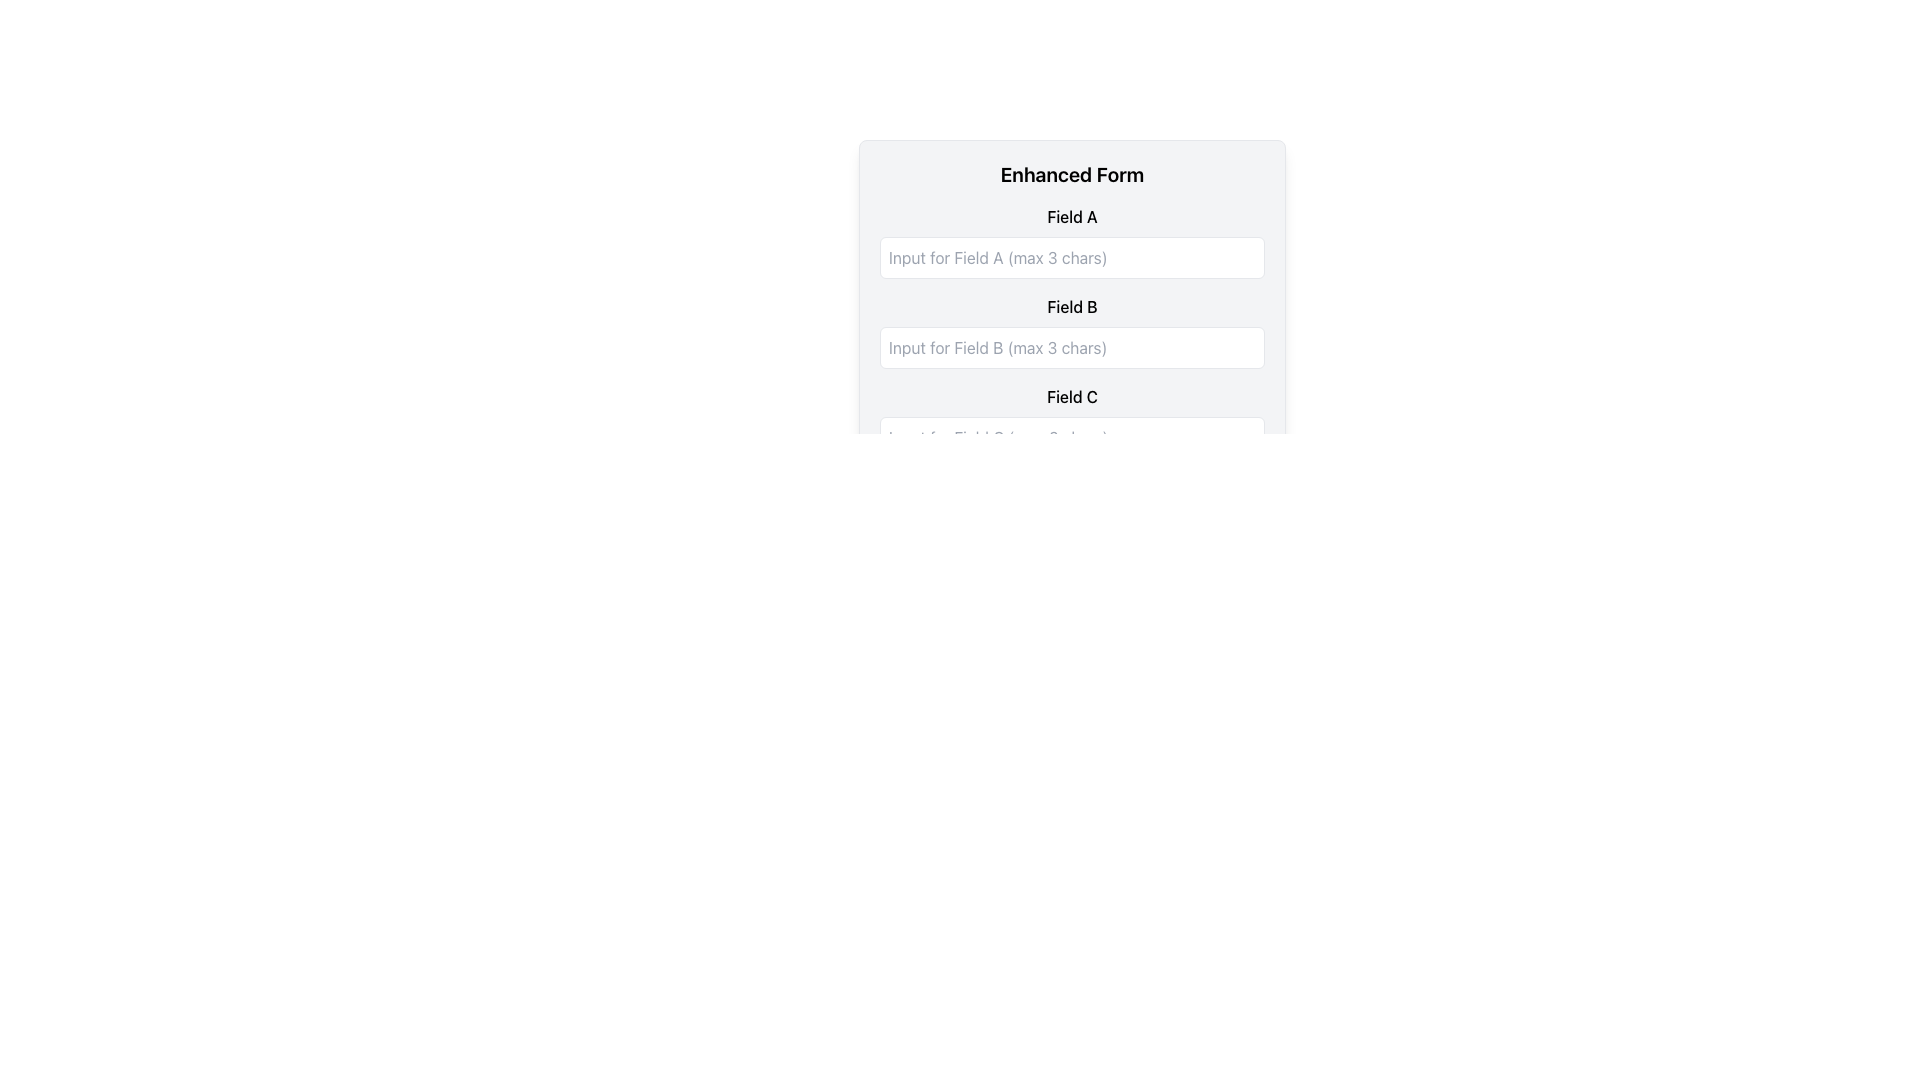 This screenshot has height=1080, width=1920. I want to click on text into the text input field located below 'Field A' and above 'Field C', so click(1071, 337).